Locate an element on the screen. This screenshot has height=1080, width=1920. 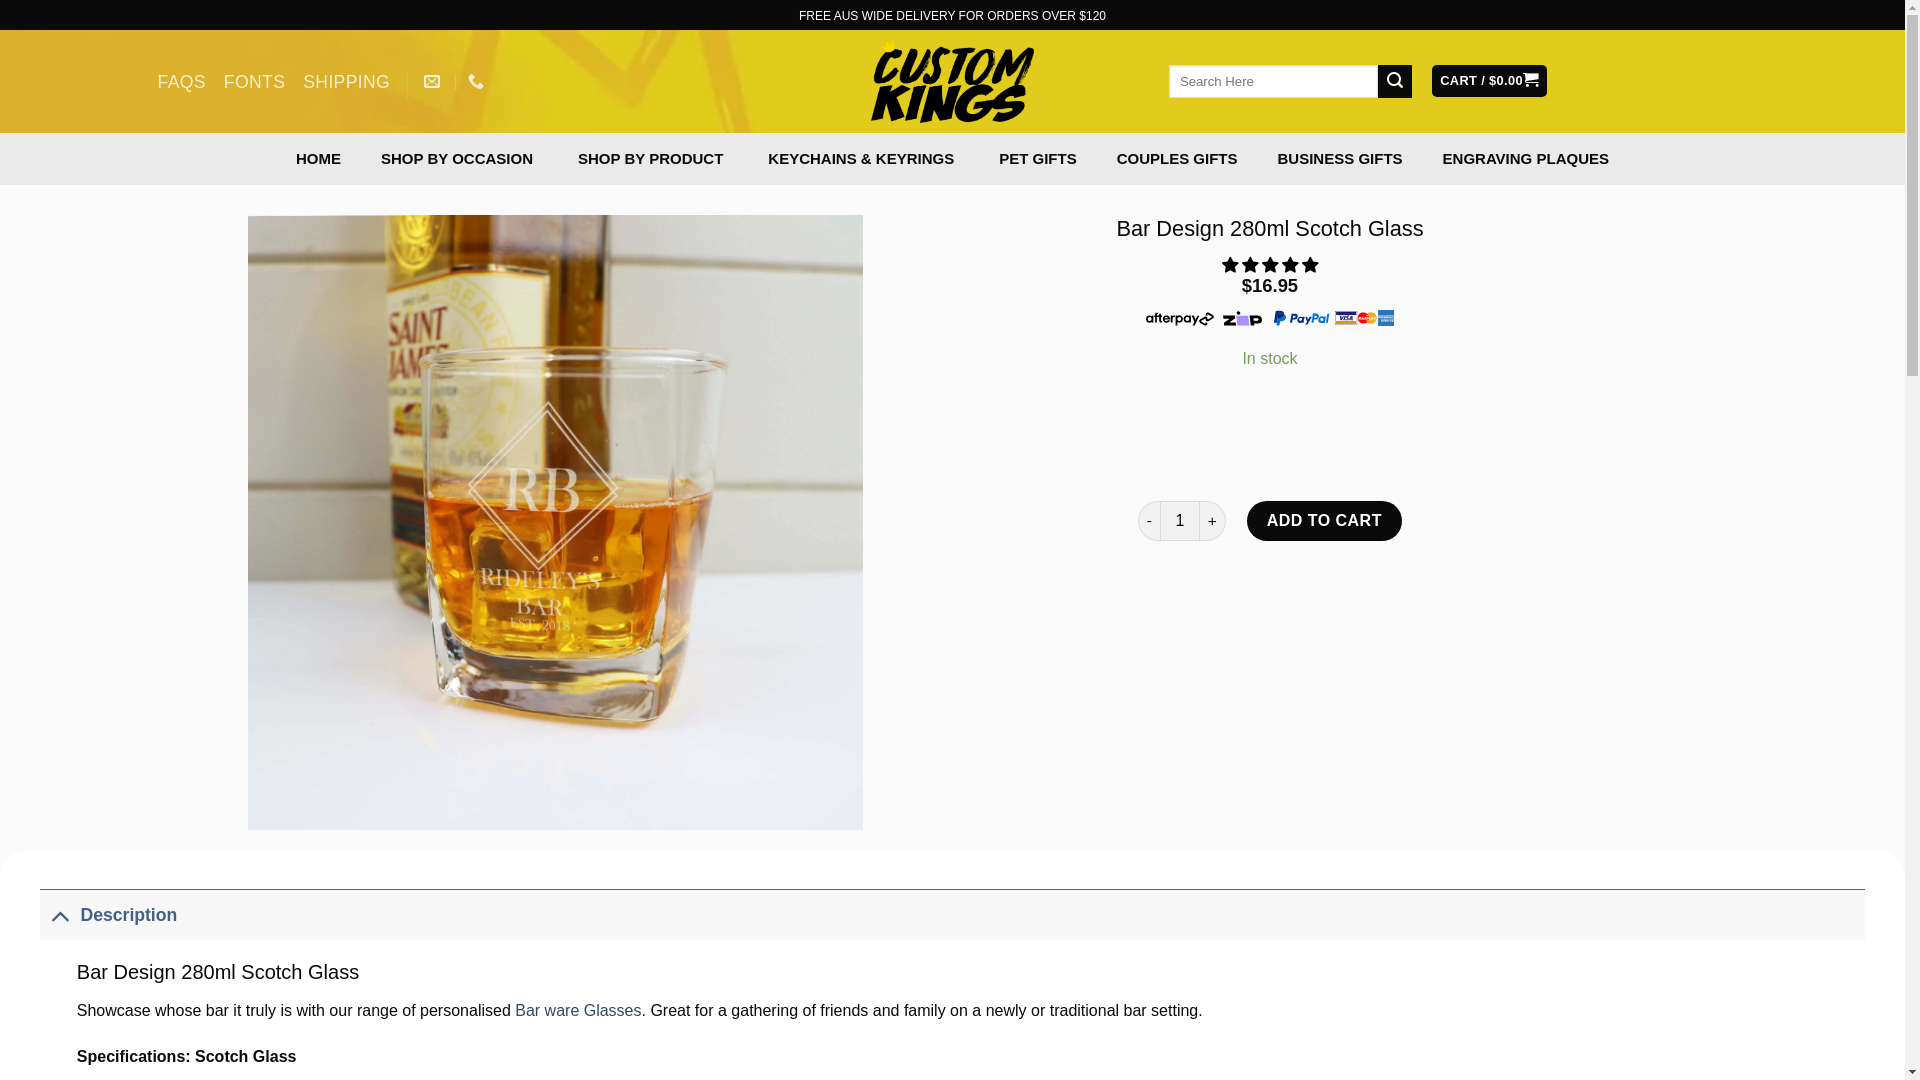
'PET GIFTS' is located at coordinates (1037, 157).